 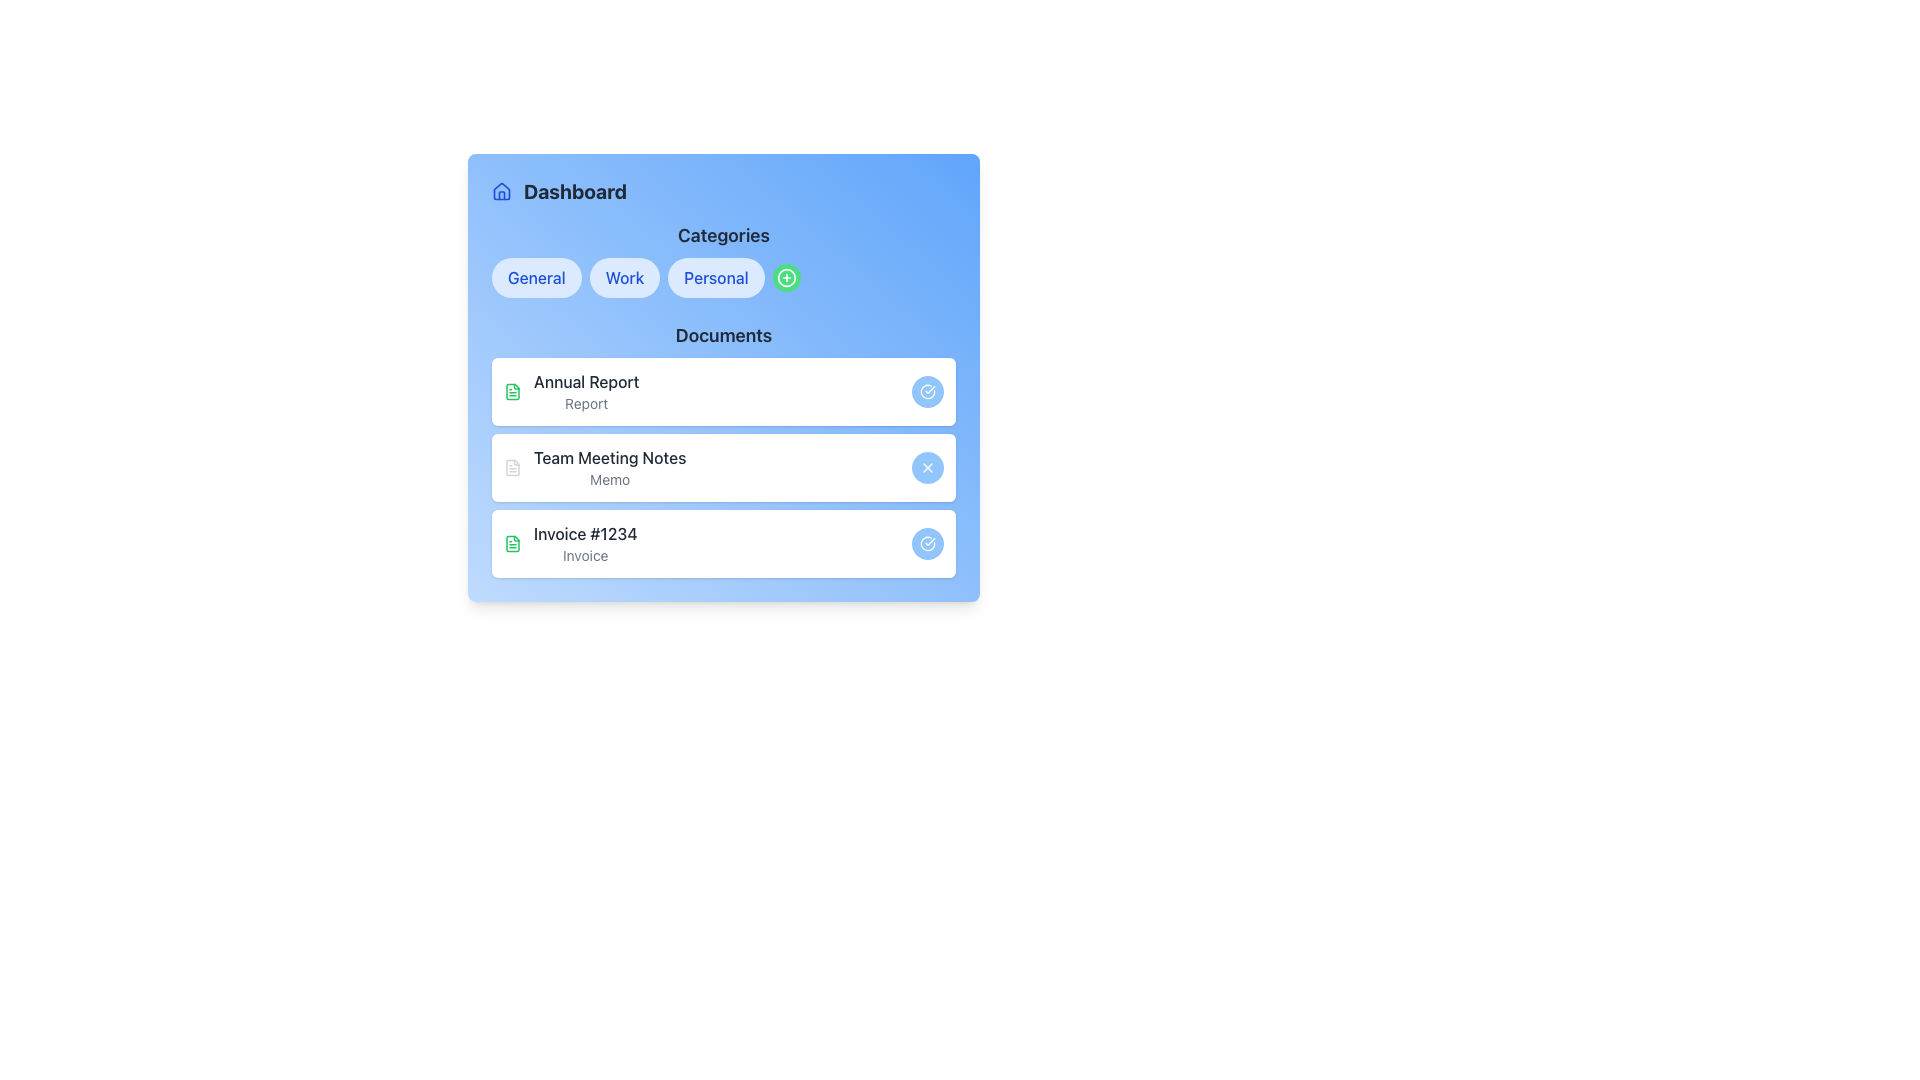 I want to click on the 'X' icon inside the circular button next to the 'Team Meeting Notes' document entry, so click(x=926, y=467).